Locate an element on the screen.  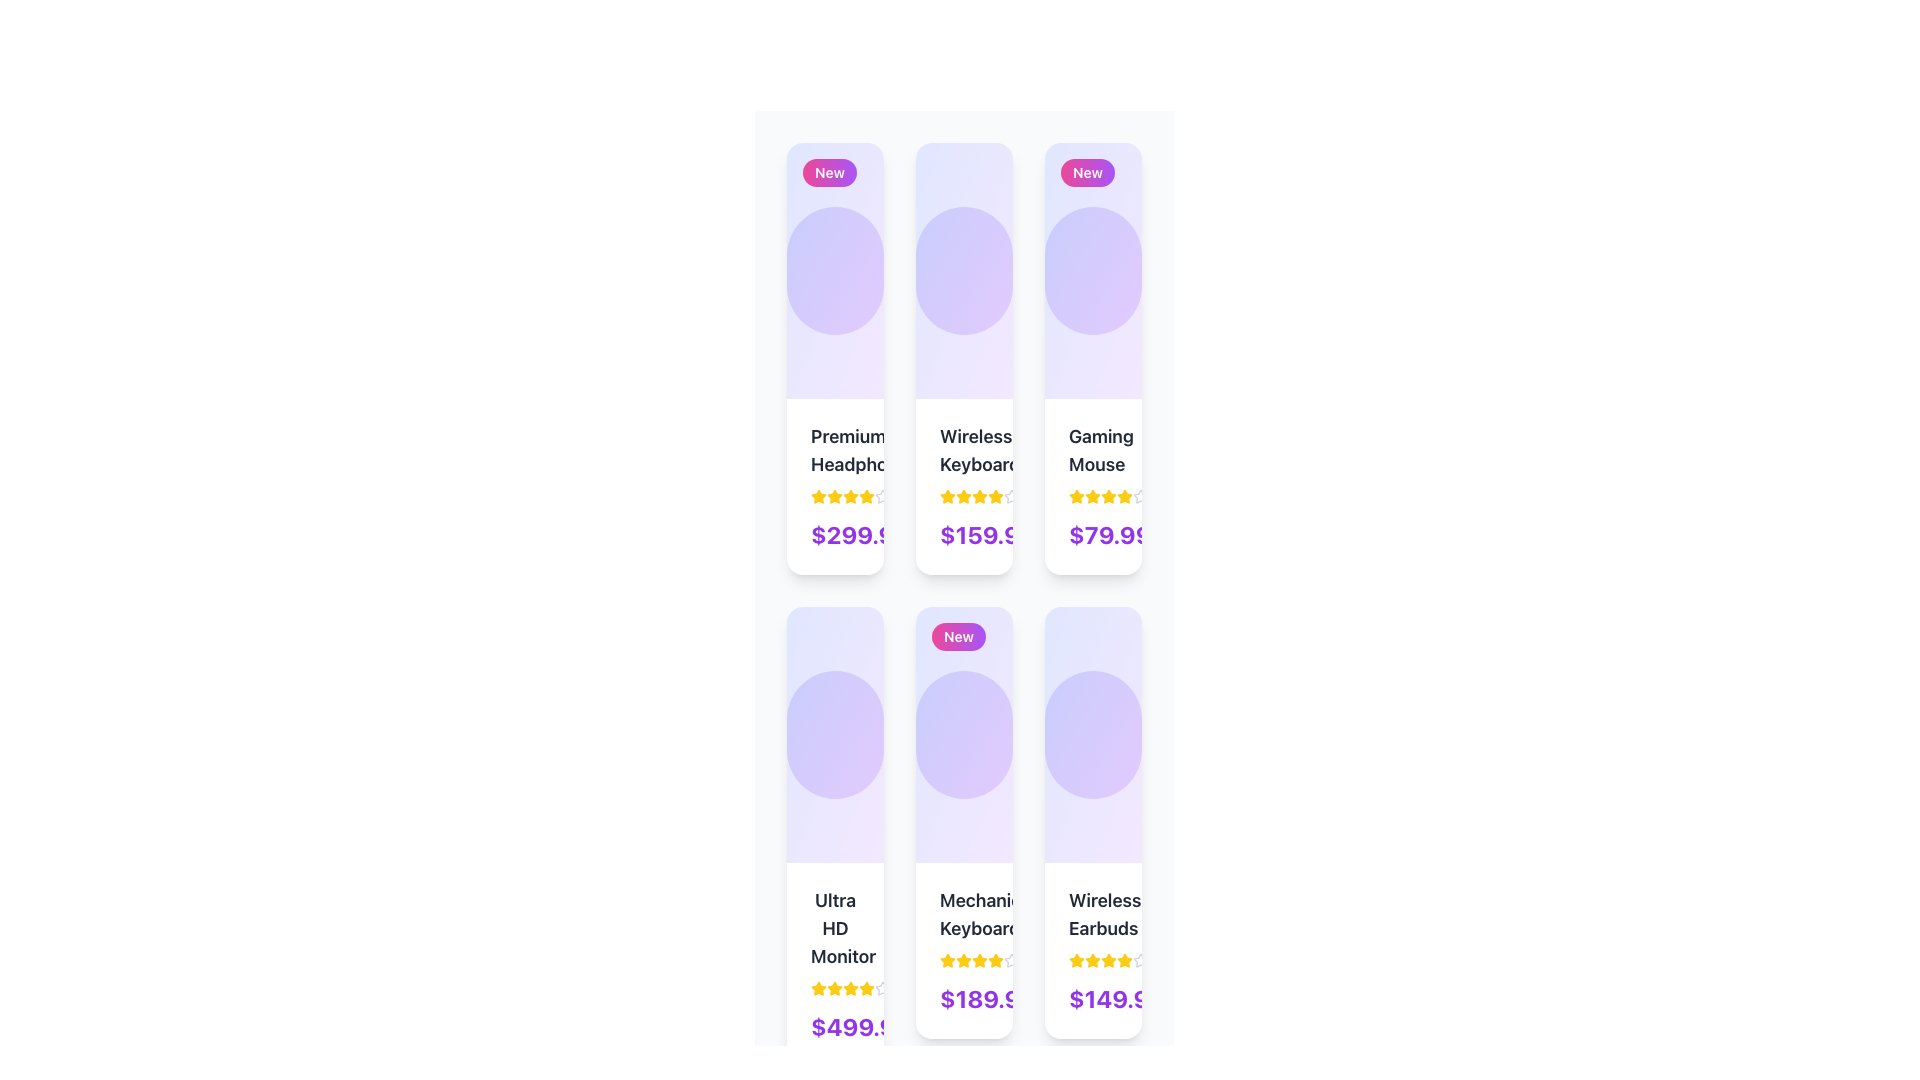
price displayed on the Text label located at the bottom section of the product card, positioned directly below the product rating and name text is located at coordinates (861, 1026).